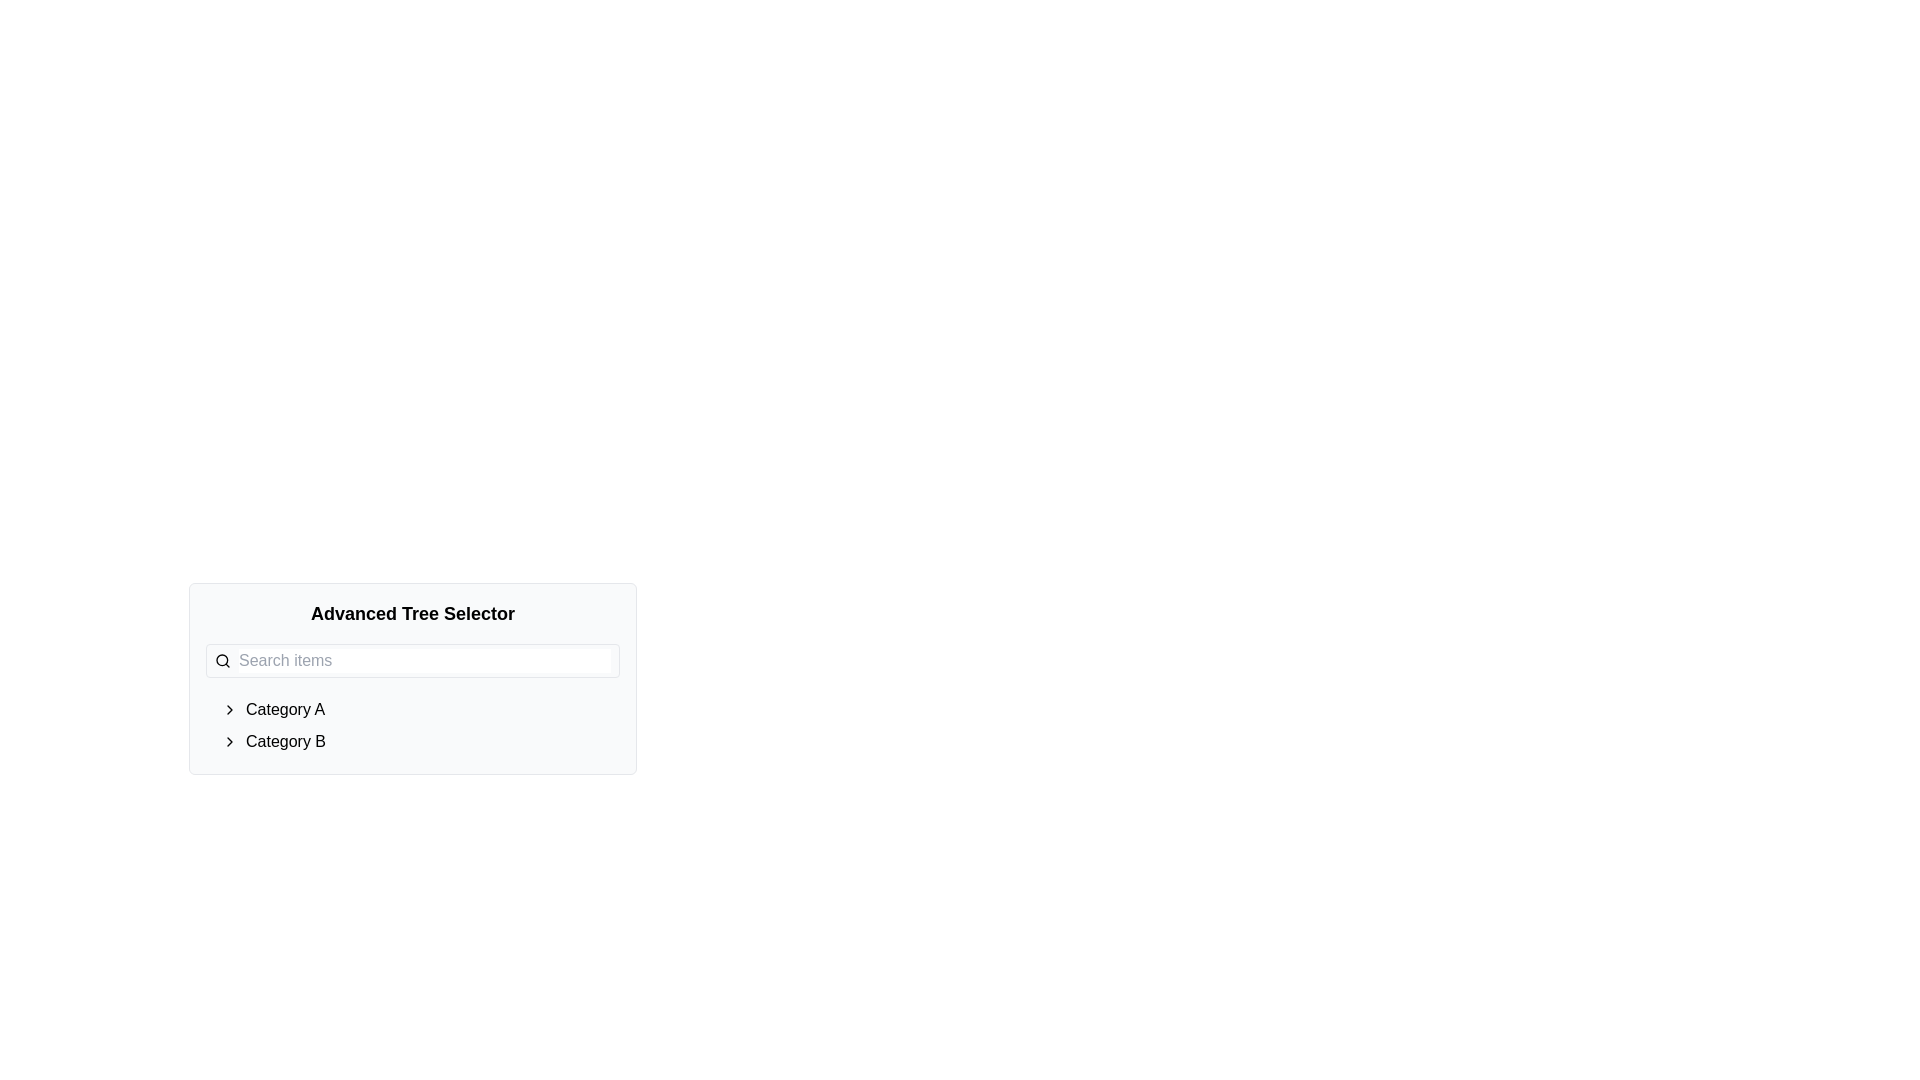  What do you see at coordinates (420, 725) in the screenshot?
I see `the vertical list component with expandable/collapsible items located centrally in the interface below the title 'Advanced Tree Selector'` at bounding box center [420, 725].